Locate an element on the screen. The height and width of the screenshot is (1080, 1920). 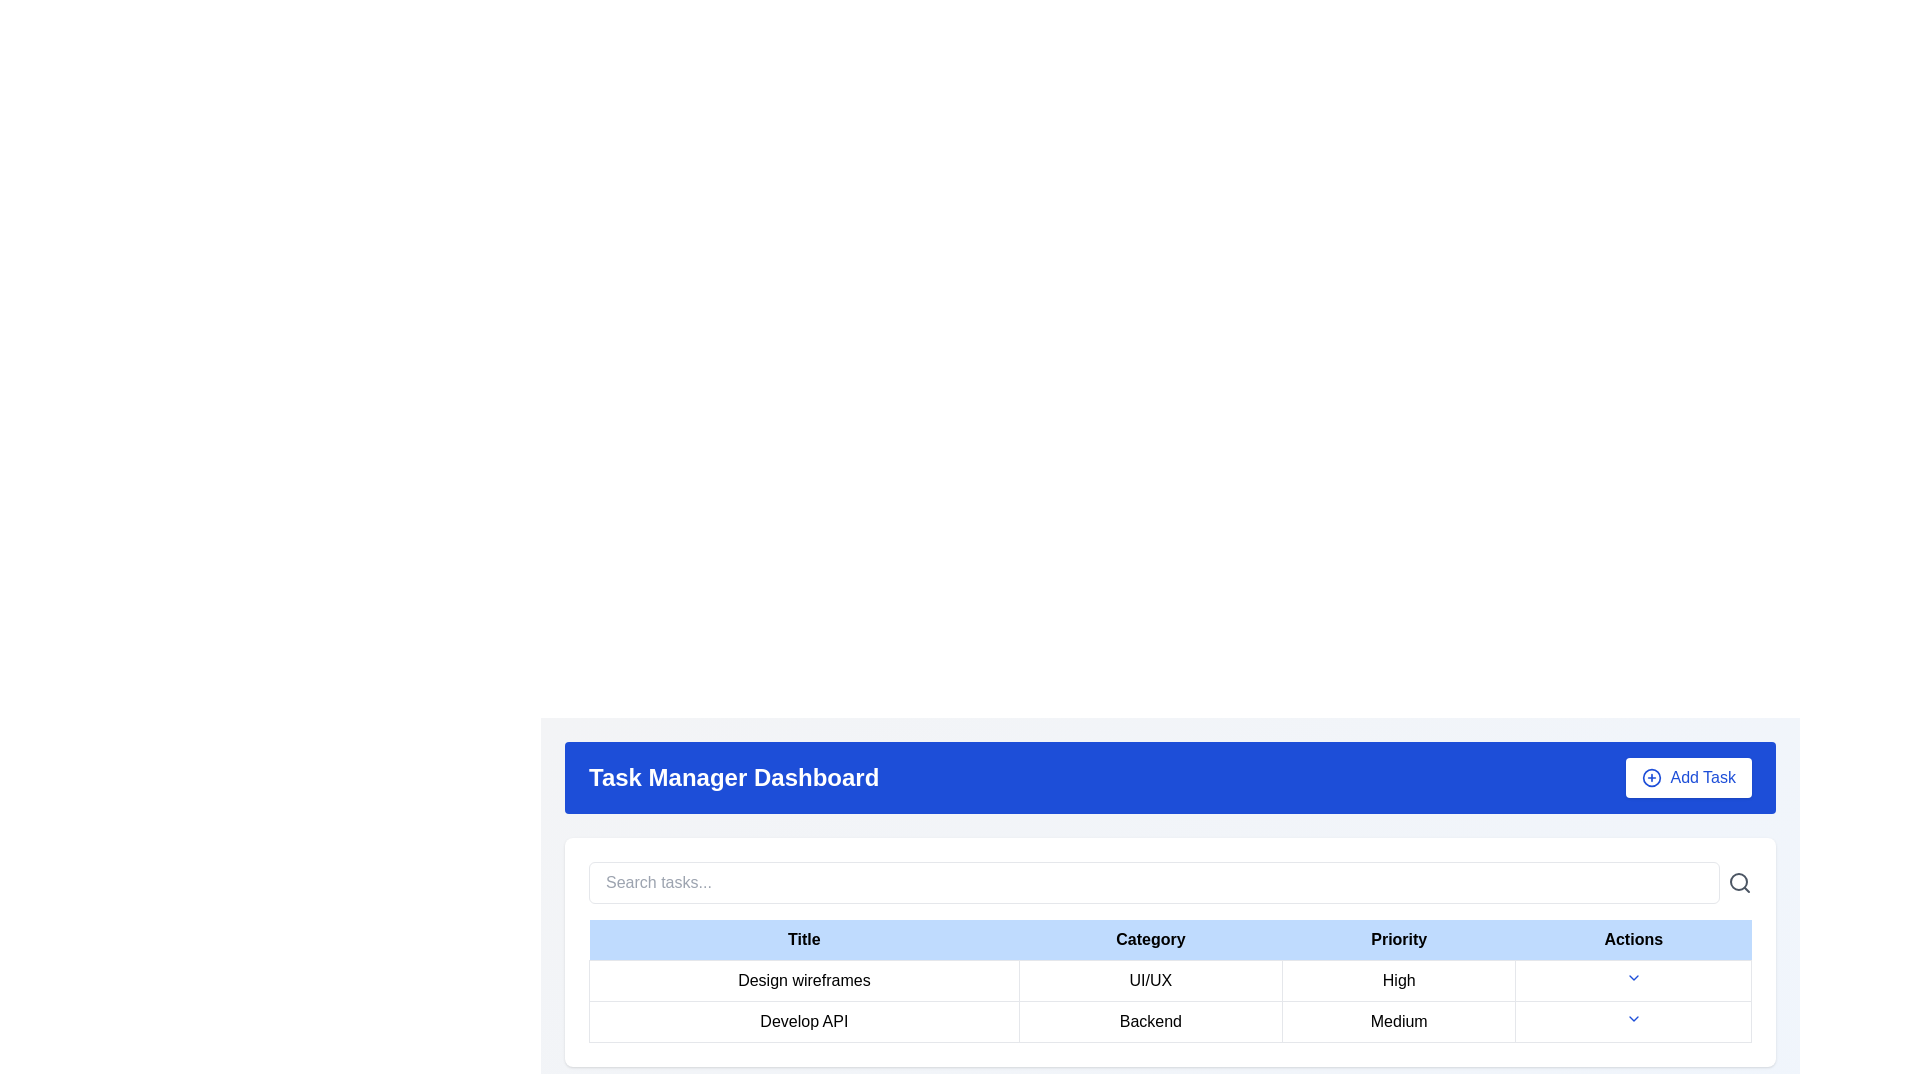
the circular blue outlined icon with a plus symbol located to the left of the 'Add Task' button in the upper section of the 'Task Manager Dashboard' interface is located at coordinates (1652, 777).